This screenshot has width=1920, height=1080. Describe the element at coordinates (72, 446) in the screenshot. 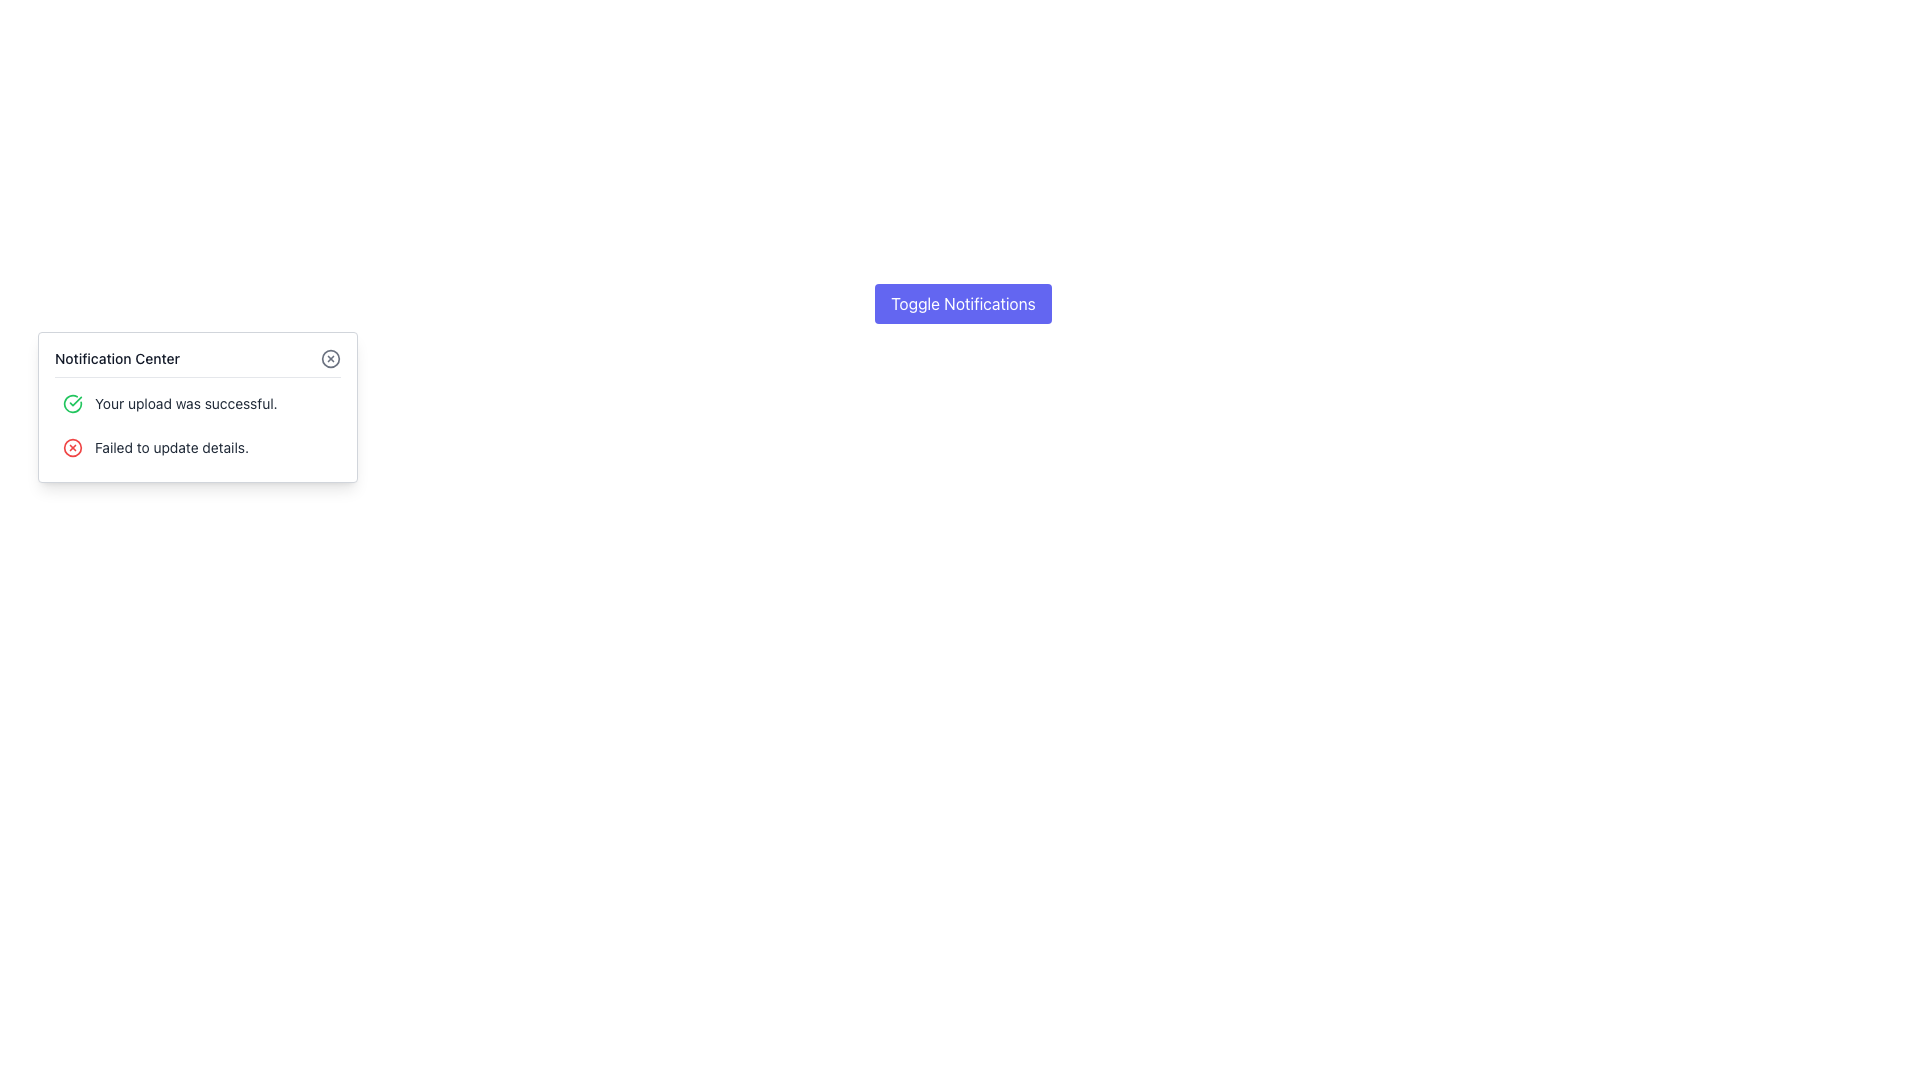

I see `the error indicator icon located to the left of the text 'Failed to update details.' in the notification block` at that location.